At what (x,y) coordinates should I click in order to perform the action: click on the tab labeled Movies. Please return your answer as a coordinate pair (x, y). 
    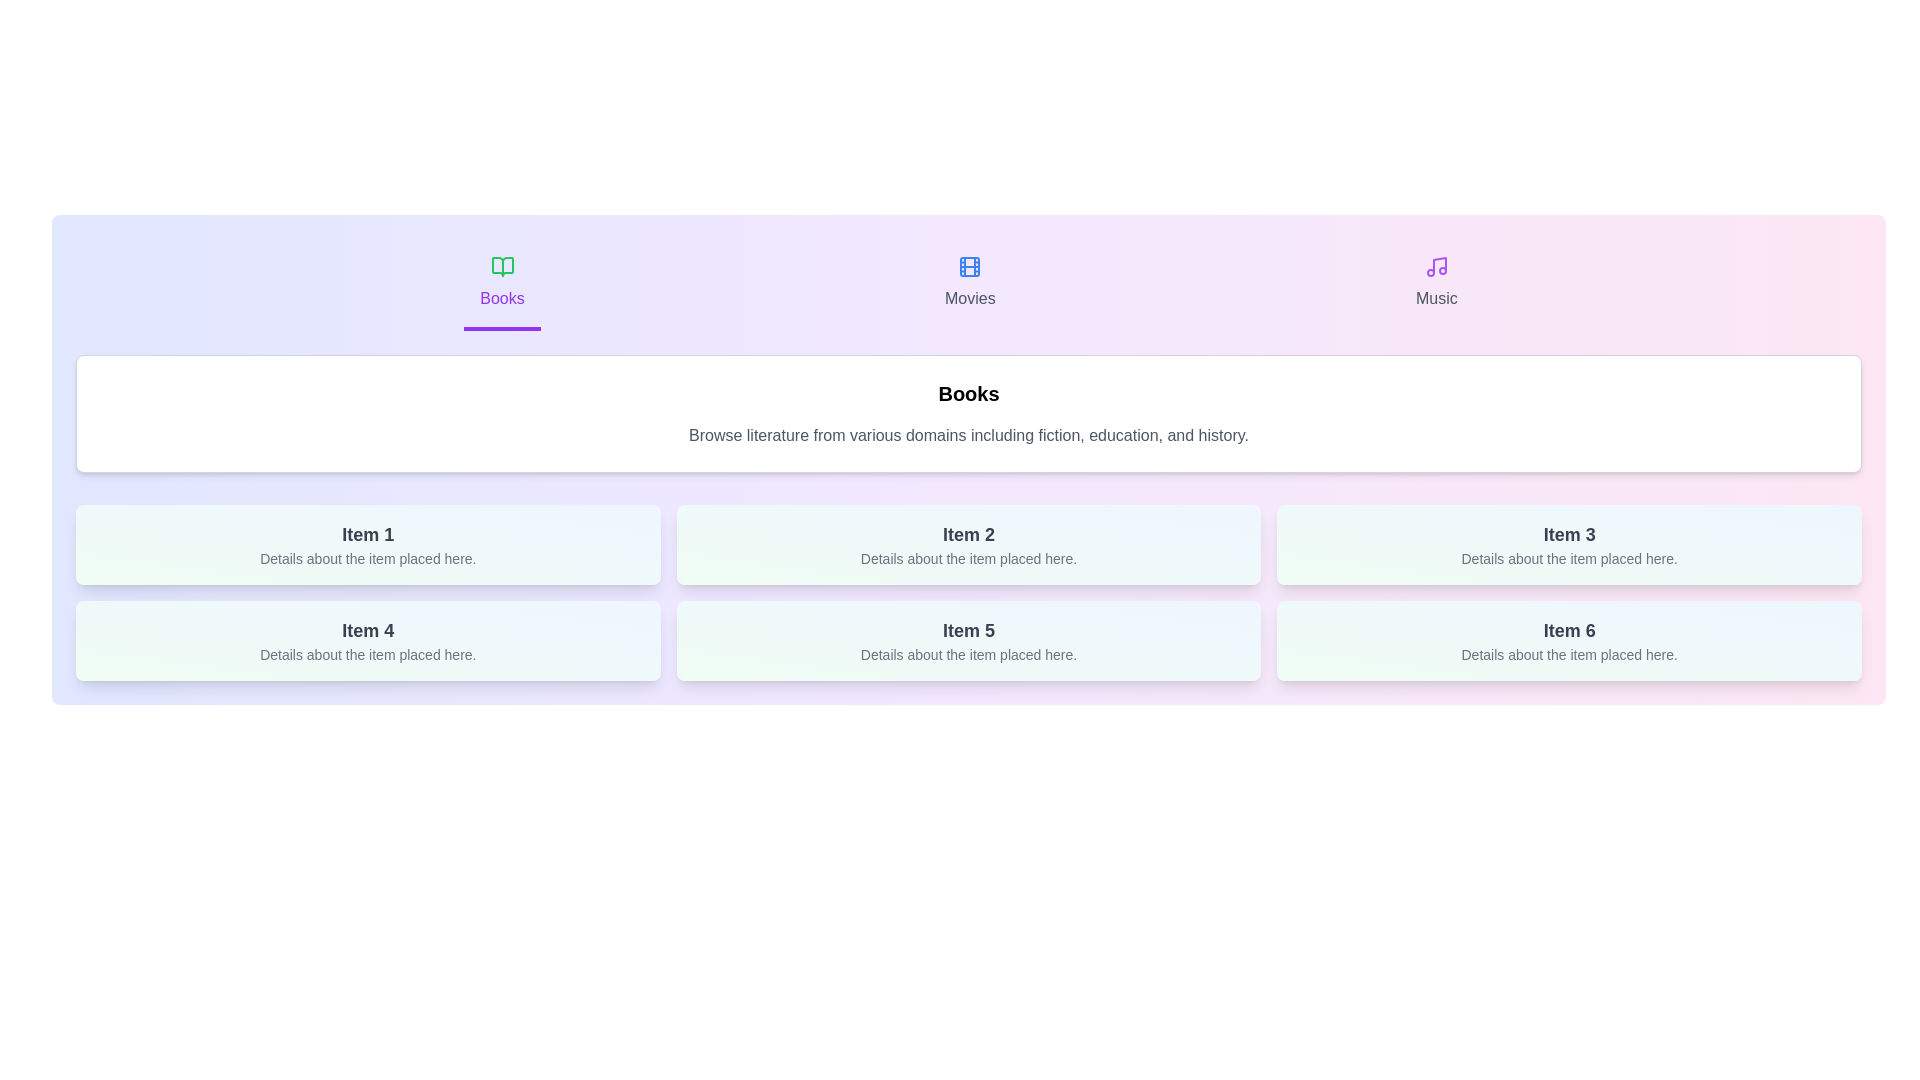
    Looking at the image, I should click on (970, 285).